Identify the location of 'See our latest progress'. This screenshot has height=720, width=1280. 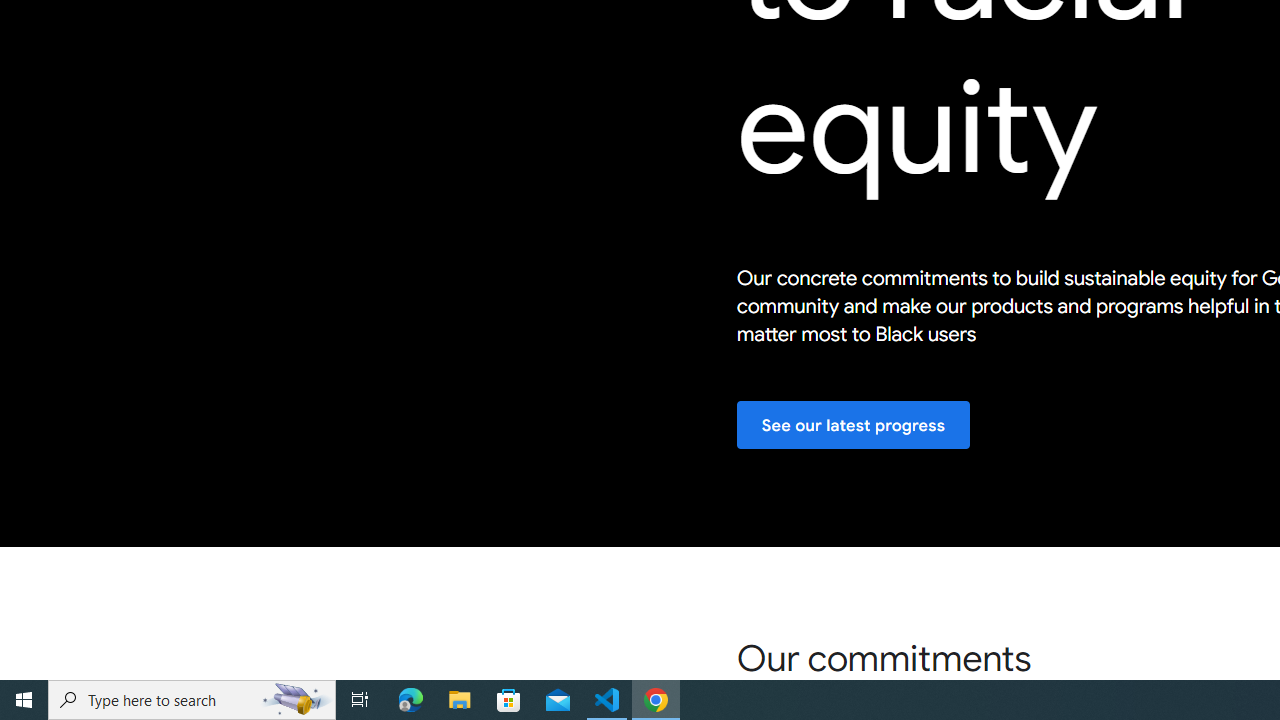
(853, 424).